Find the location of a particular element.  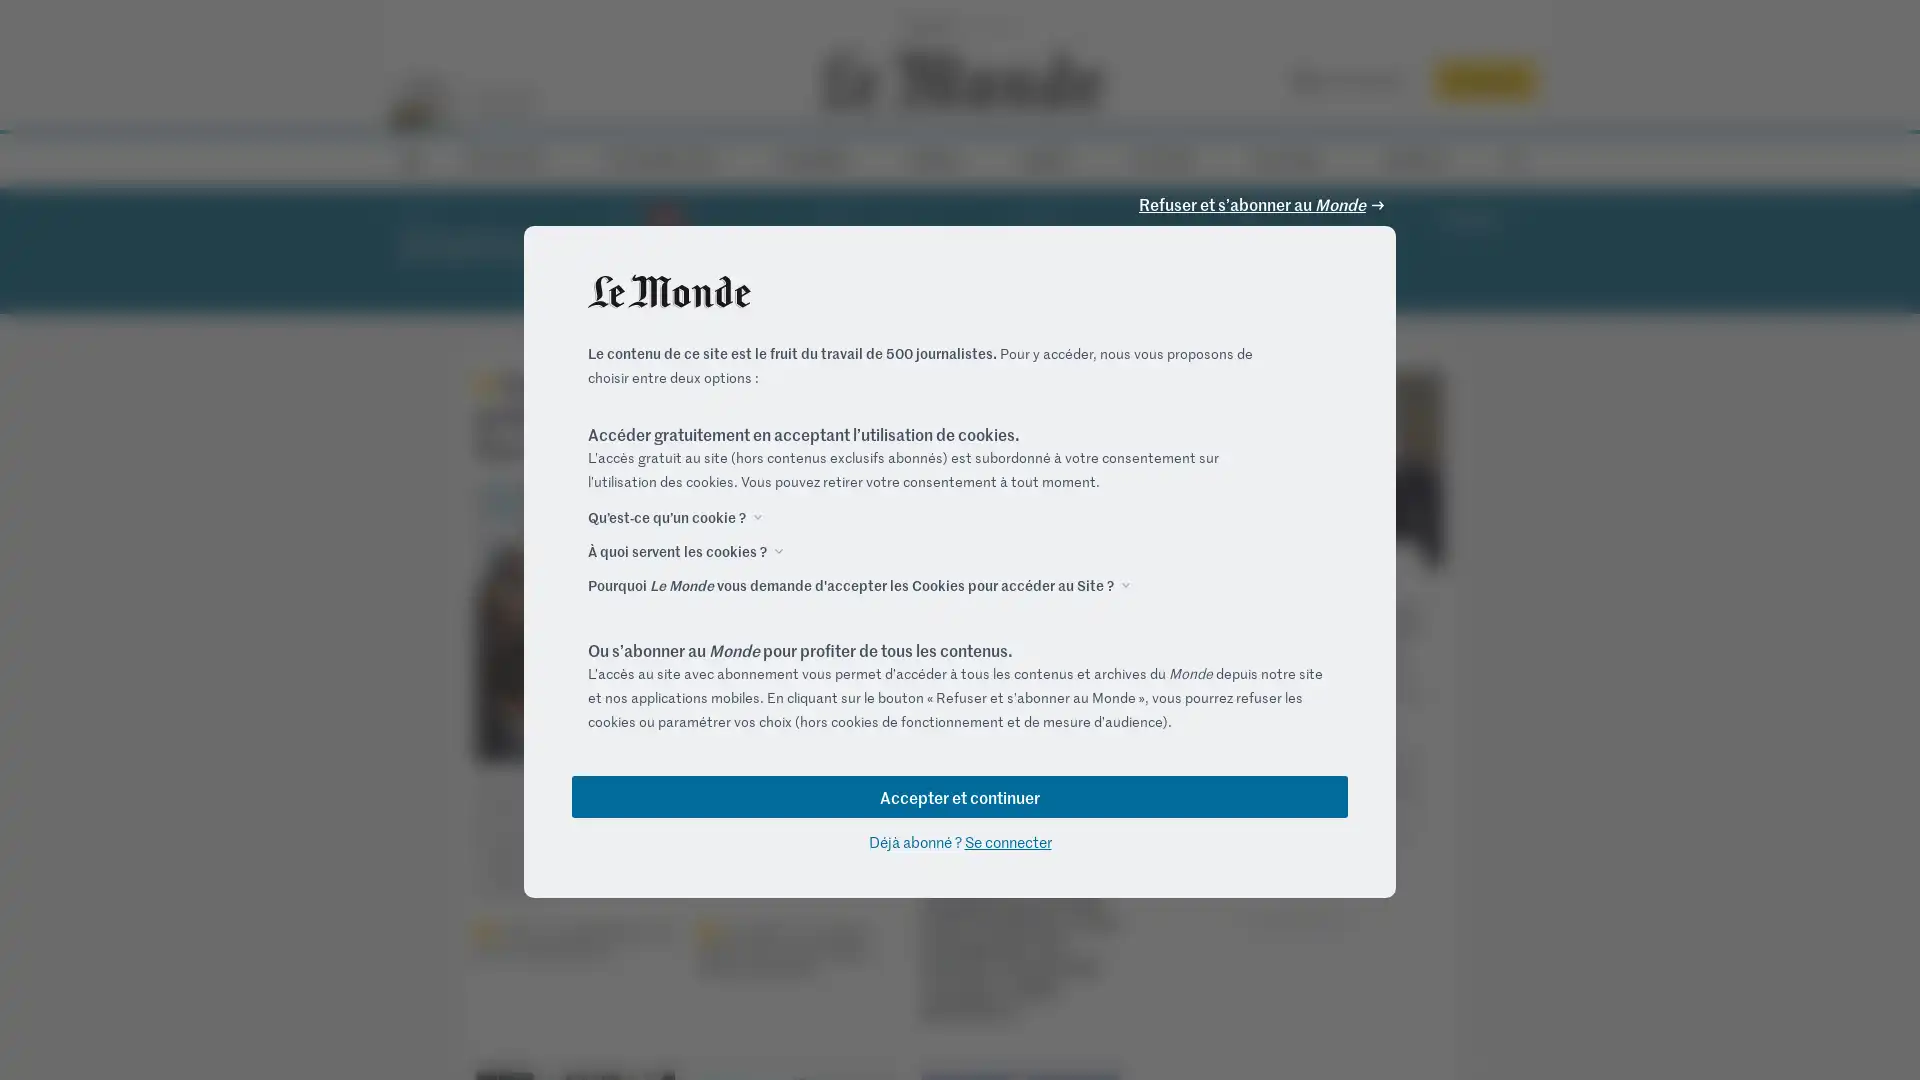

Quest-ce quun cookie ? is located at coordinates (667, 515).